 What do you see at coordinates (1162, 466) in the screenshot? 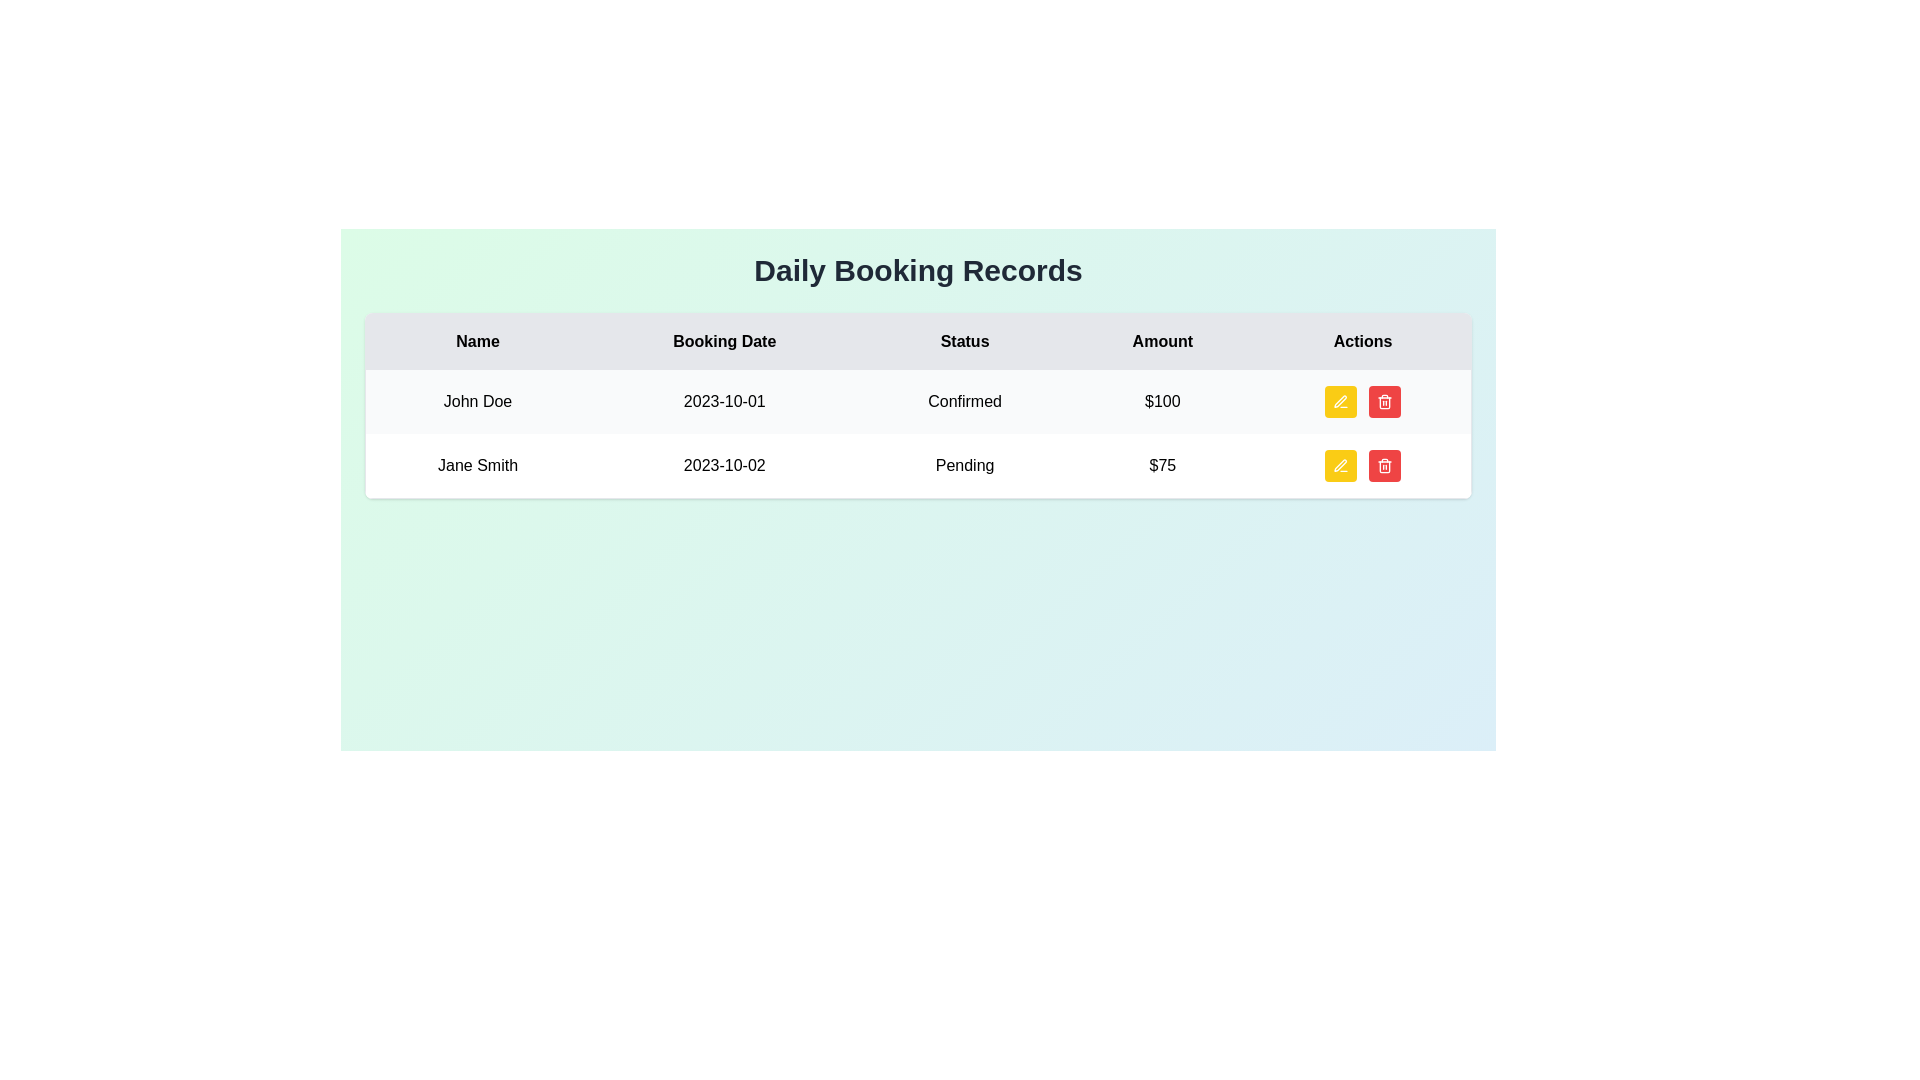
I see `the text label displaying '$75' located in the 'Amount' column of the second row under the 'Daily Booking Records' section, which is visually aligned with 'Pending' and 'Actions'` at bounding box center [1162, 466].